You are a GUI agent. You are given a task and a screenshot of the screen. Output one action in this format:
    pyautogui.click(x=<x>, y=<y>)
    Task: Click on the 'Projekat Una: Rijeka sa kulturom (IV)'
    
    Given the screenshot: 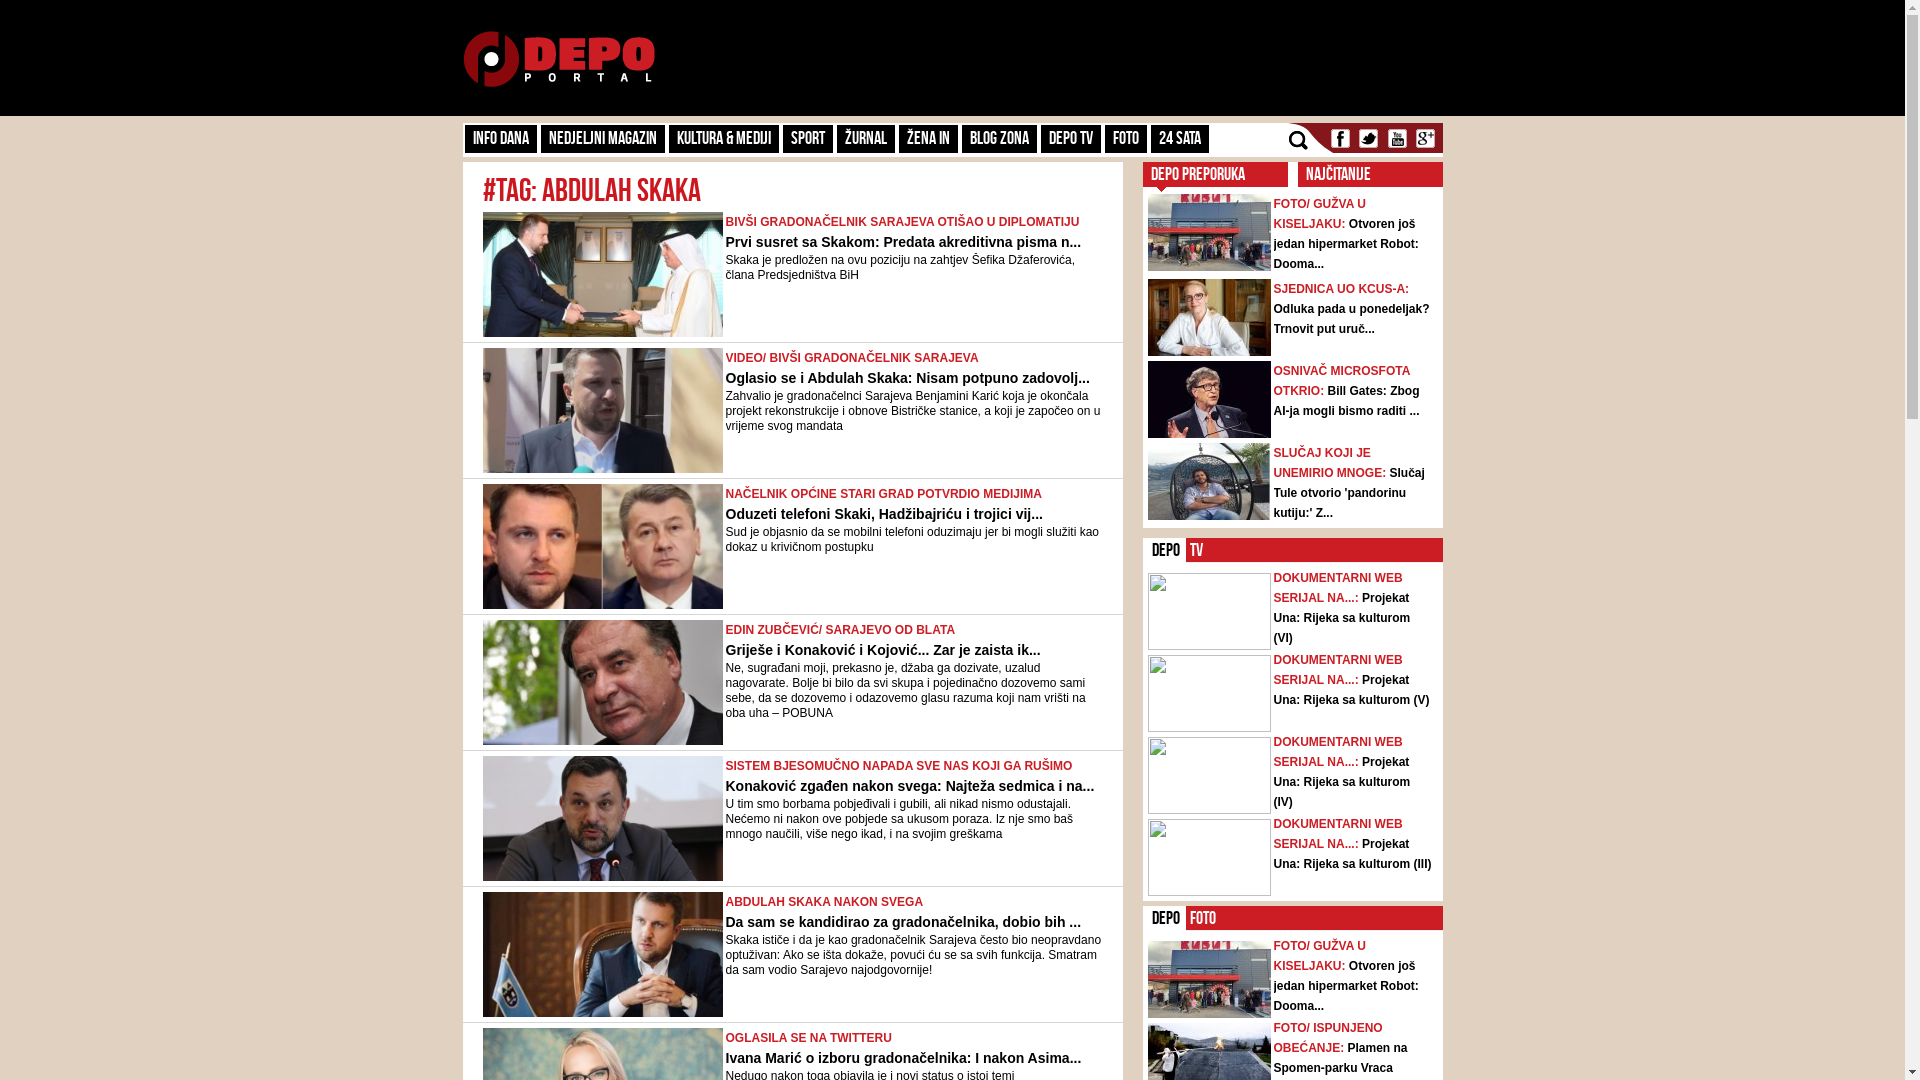 What is the action you would take?
    pyautogui.click(x=1342, y=781)
    